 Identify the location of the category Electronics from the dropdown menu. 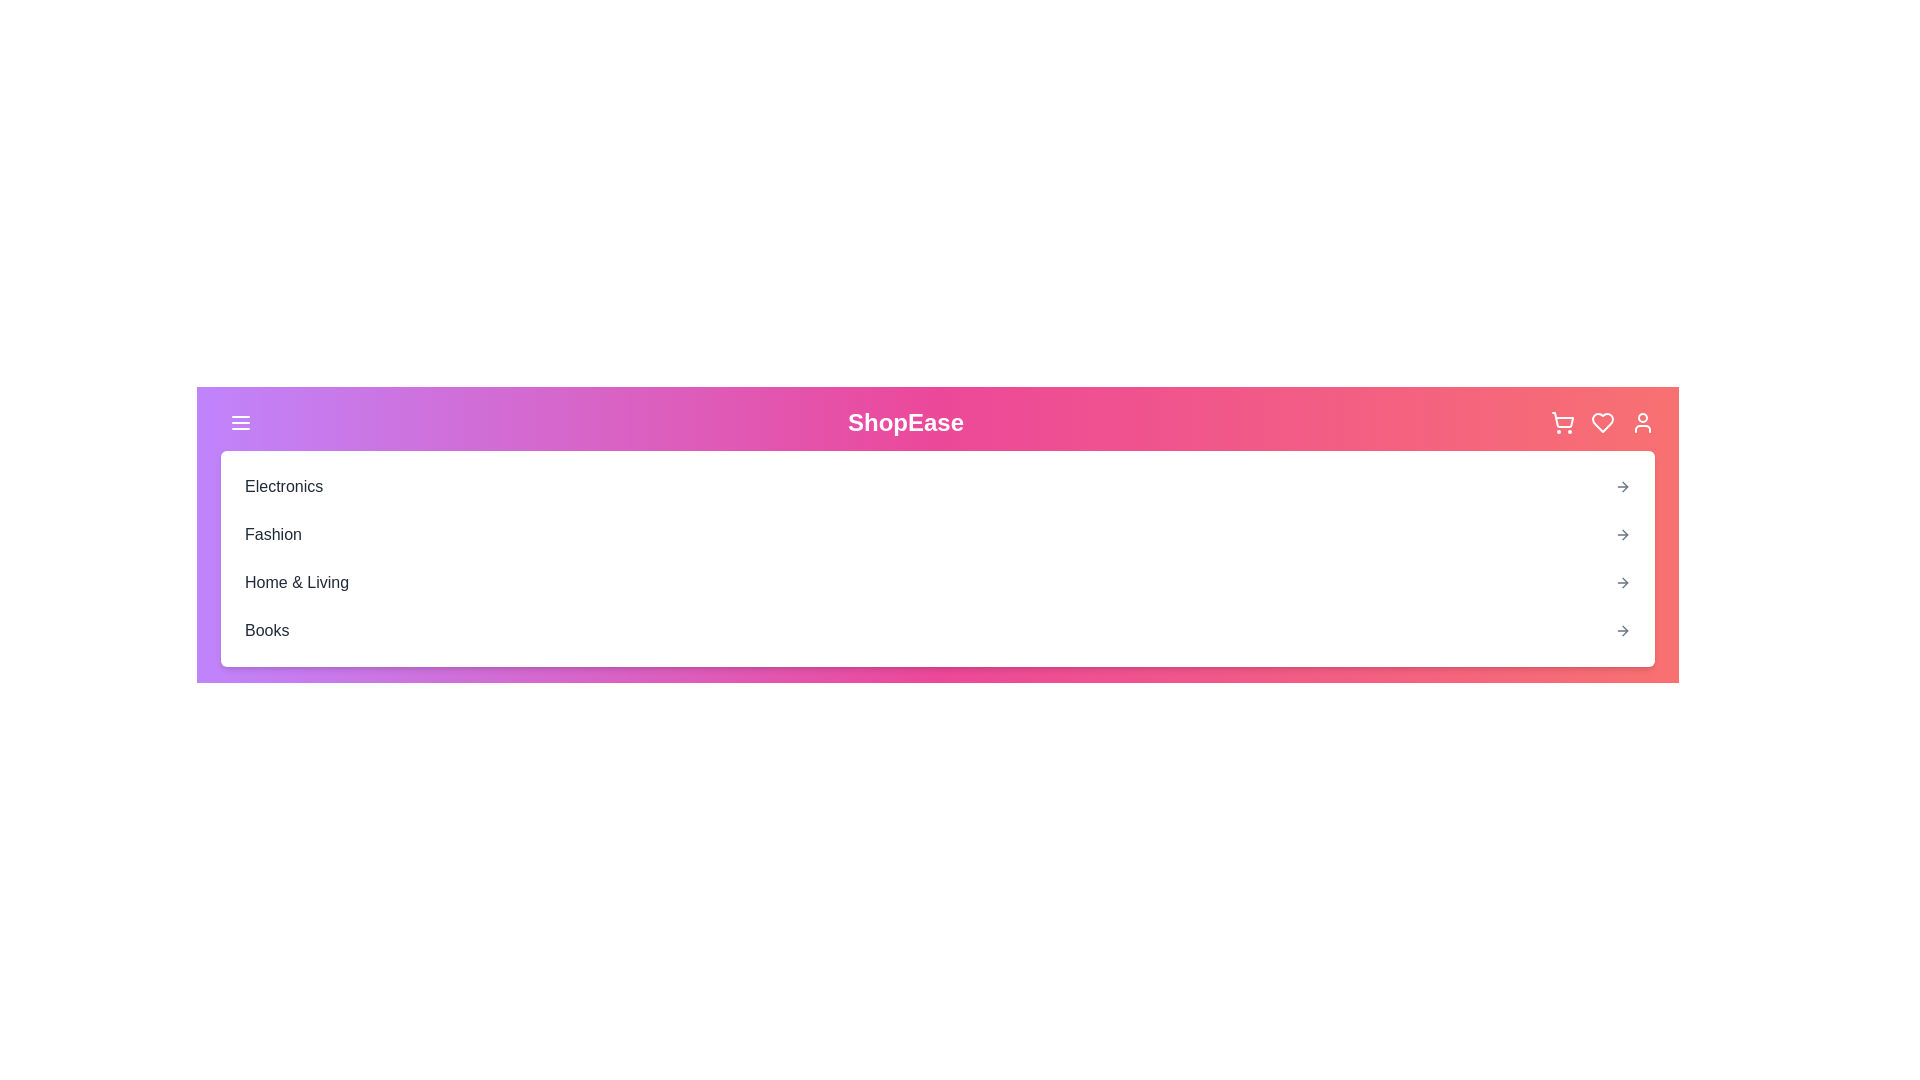
(282, 486).